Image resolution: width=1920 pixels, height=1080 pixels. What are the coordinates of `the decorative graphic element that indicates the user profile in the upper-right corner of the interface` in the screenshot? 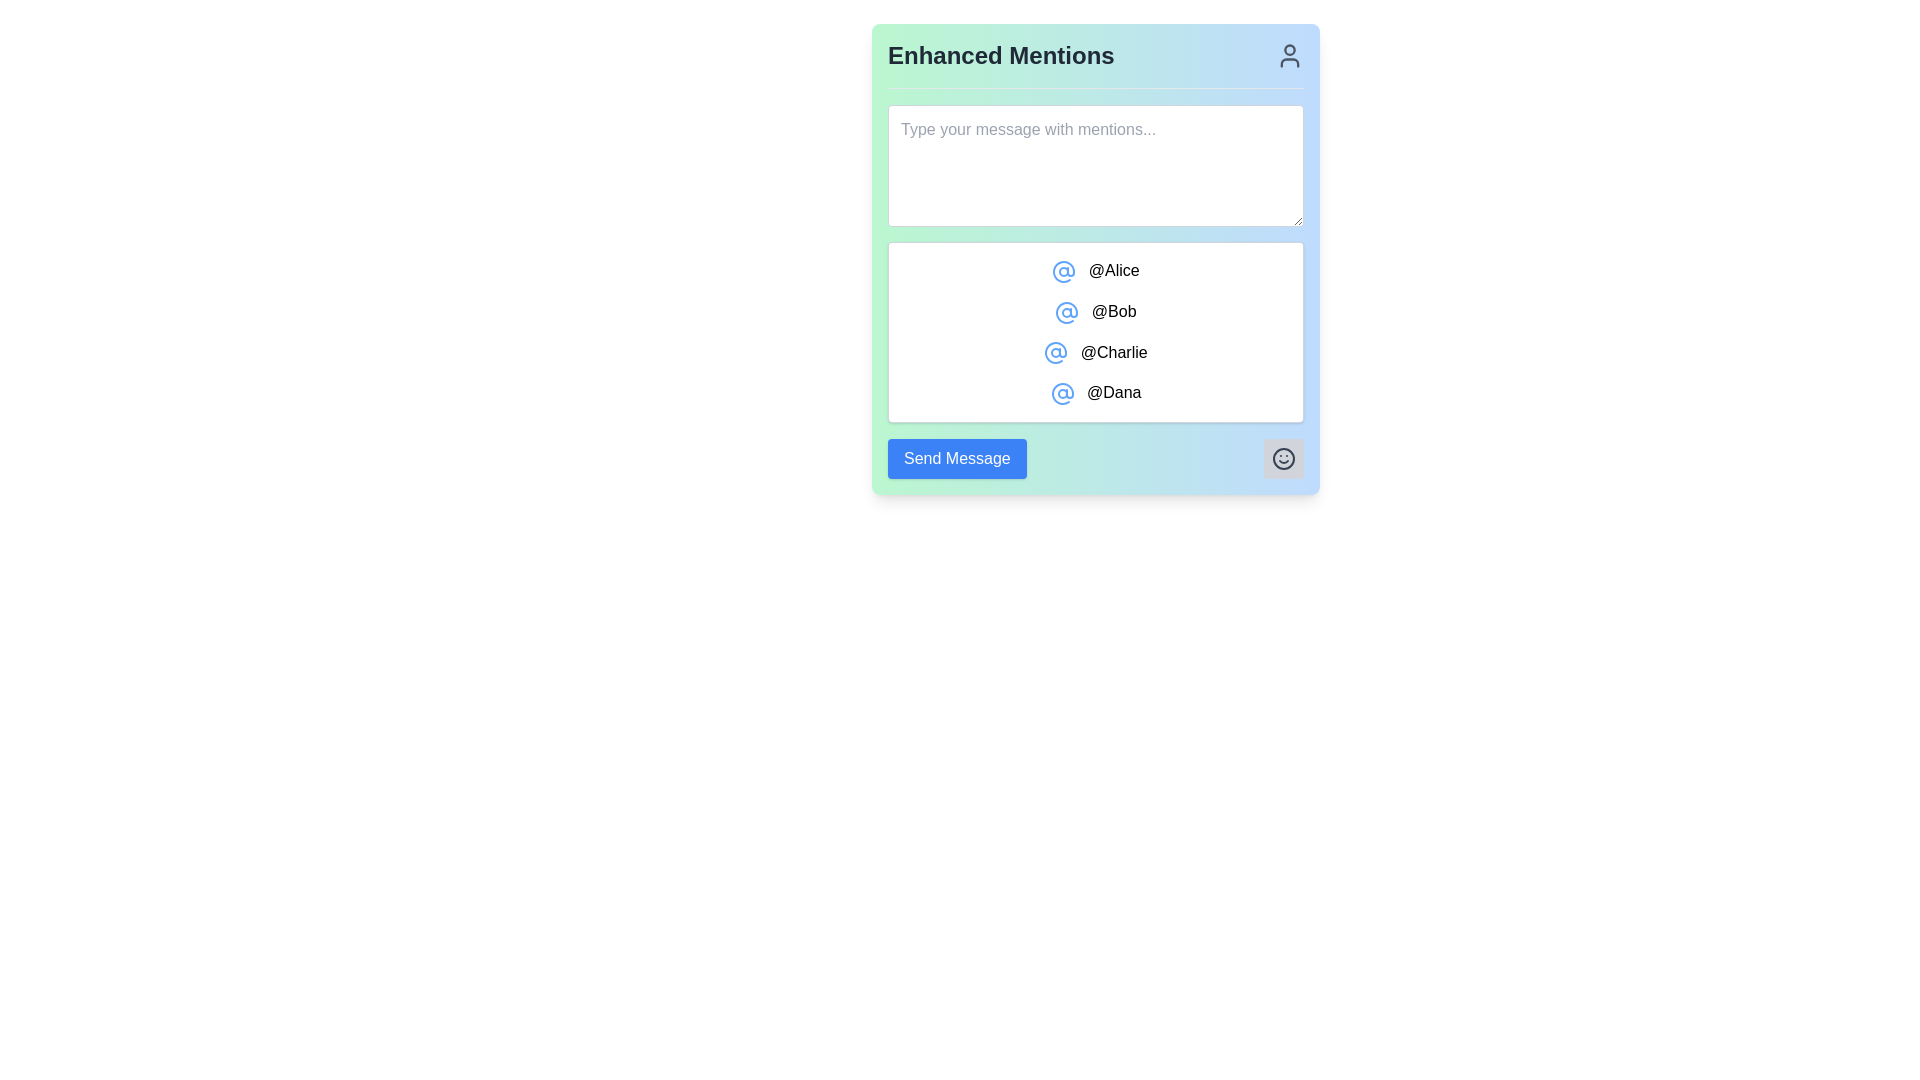 It's located at (1290, 49).